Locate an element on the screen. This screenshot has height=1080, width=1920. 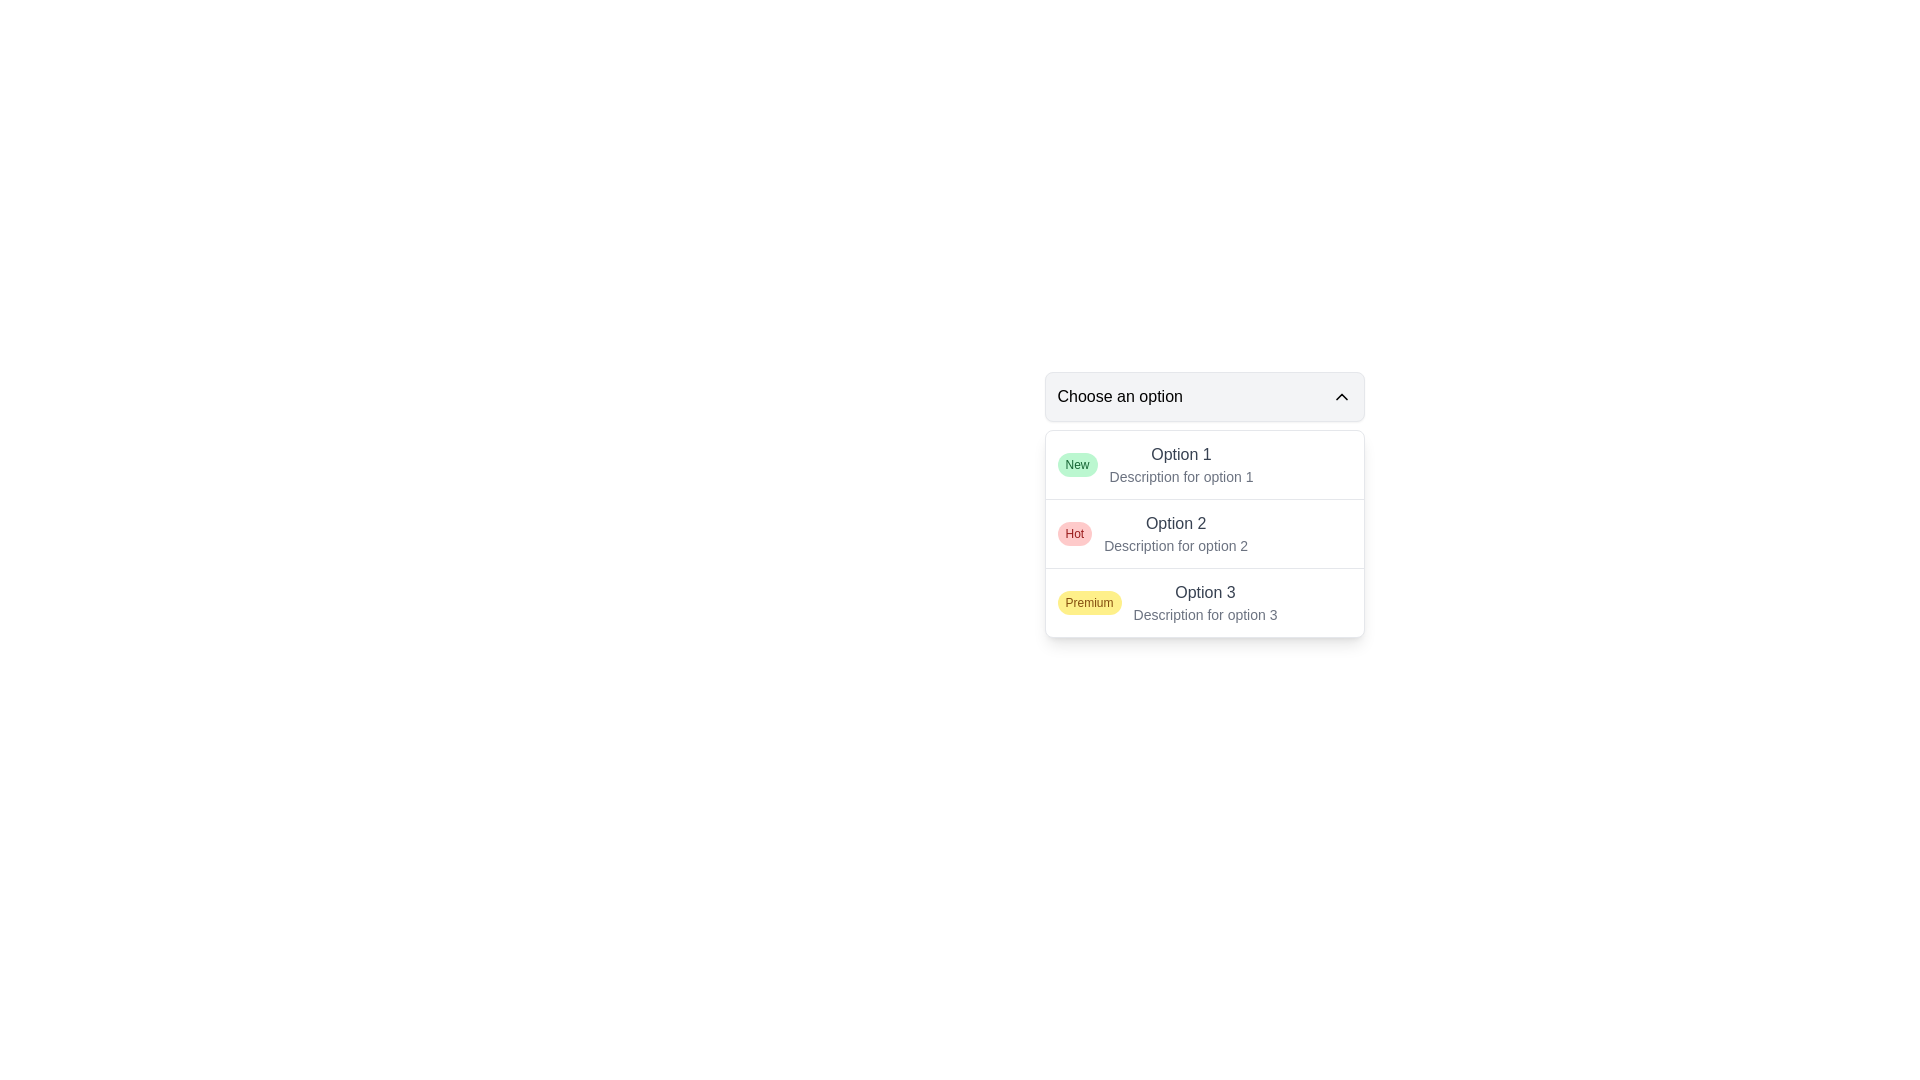
text label that displays 'Description for option 3', which is a line of small, light gray text positioned below 'Option 3' in the dropdown menu is located at coordinates (1204, 613).